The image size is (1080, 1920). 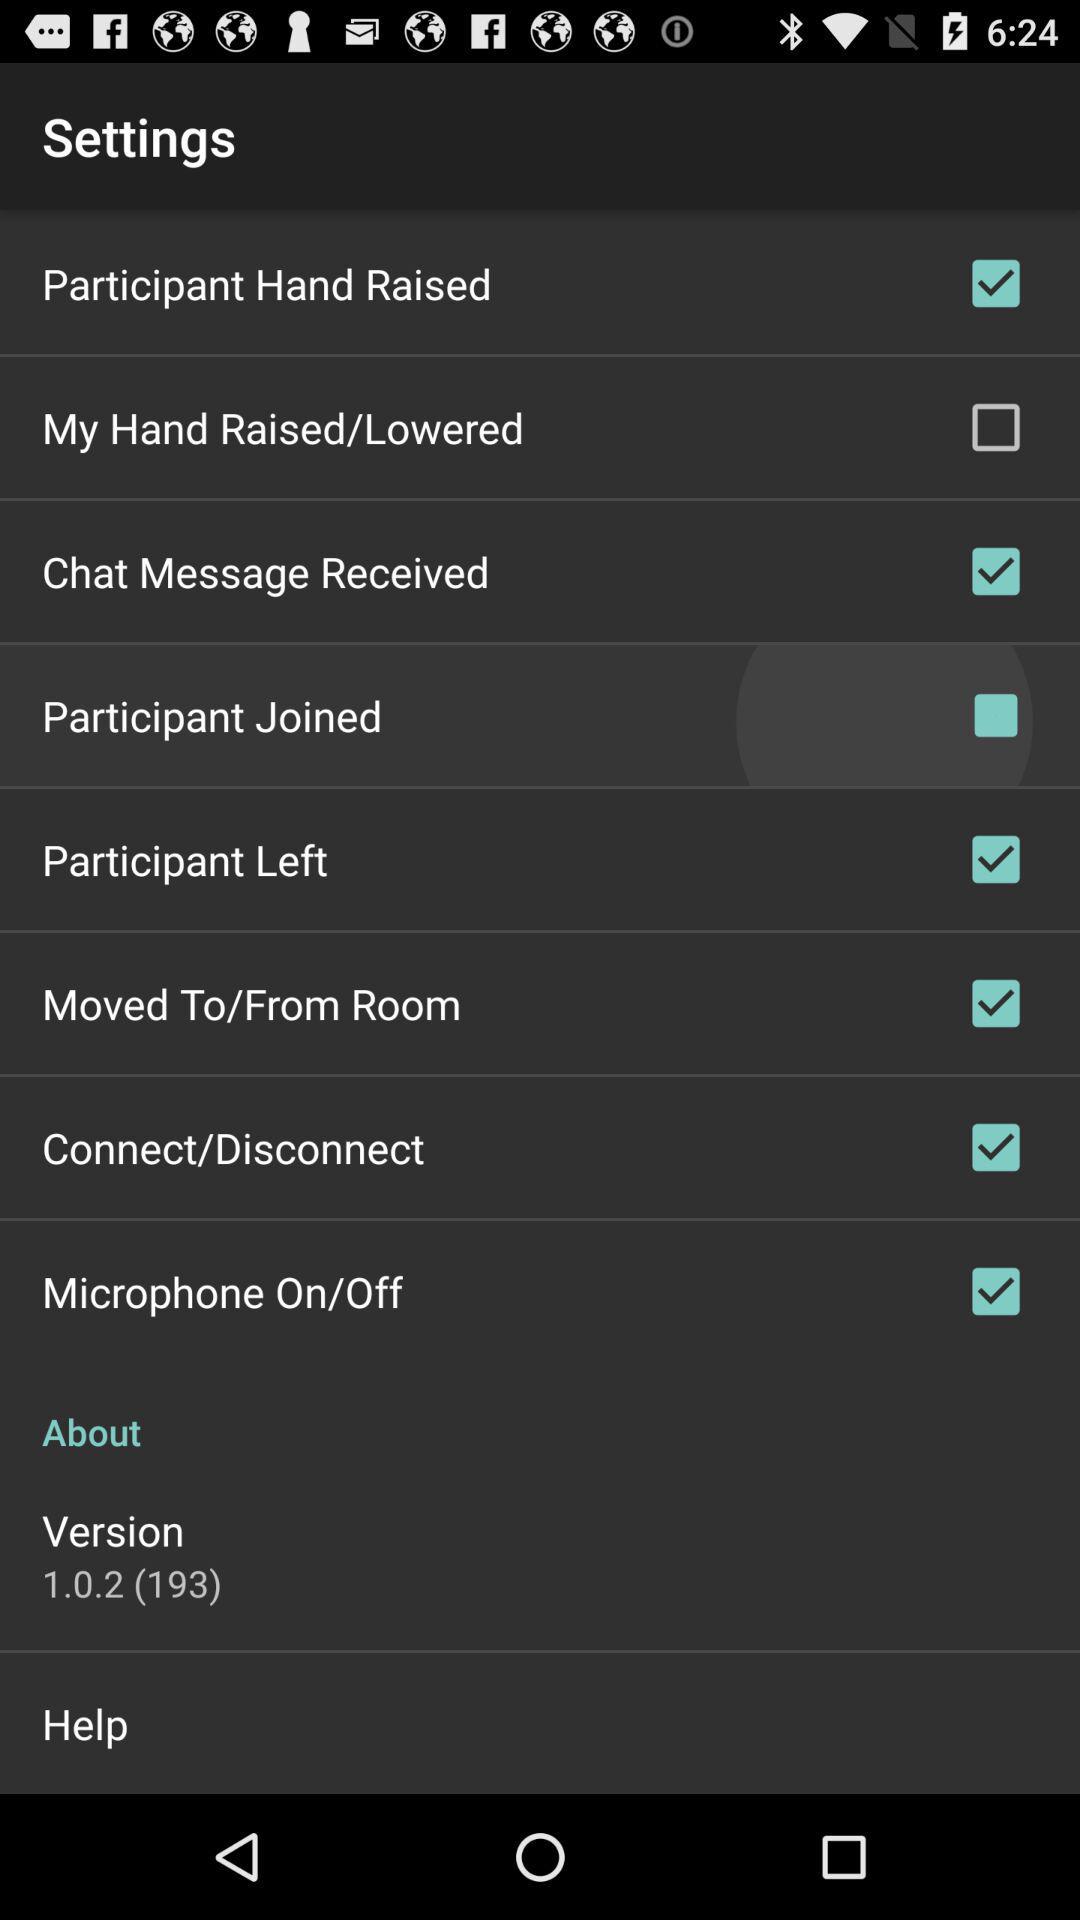 What do you see at coordinates (540, 1409) in the screenshot?
I see `the item above the version item` at bounding box center [540, 1409].